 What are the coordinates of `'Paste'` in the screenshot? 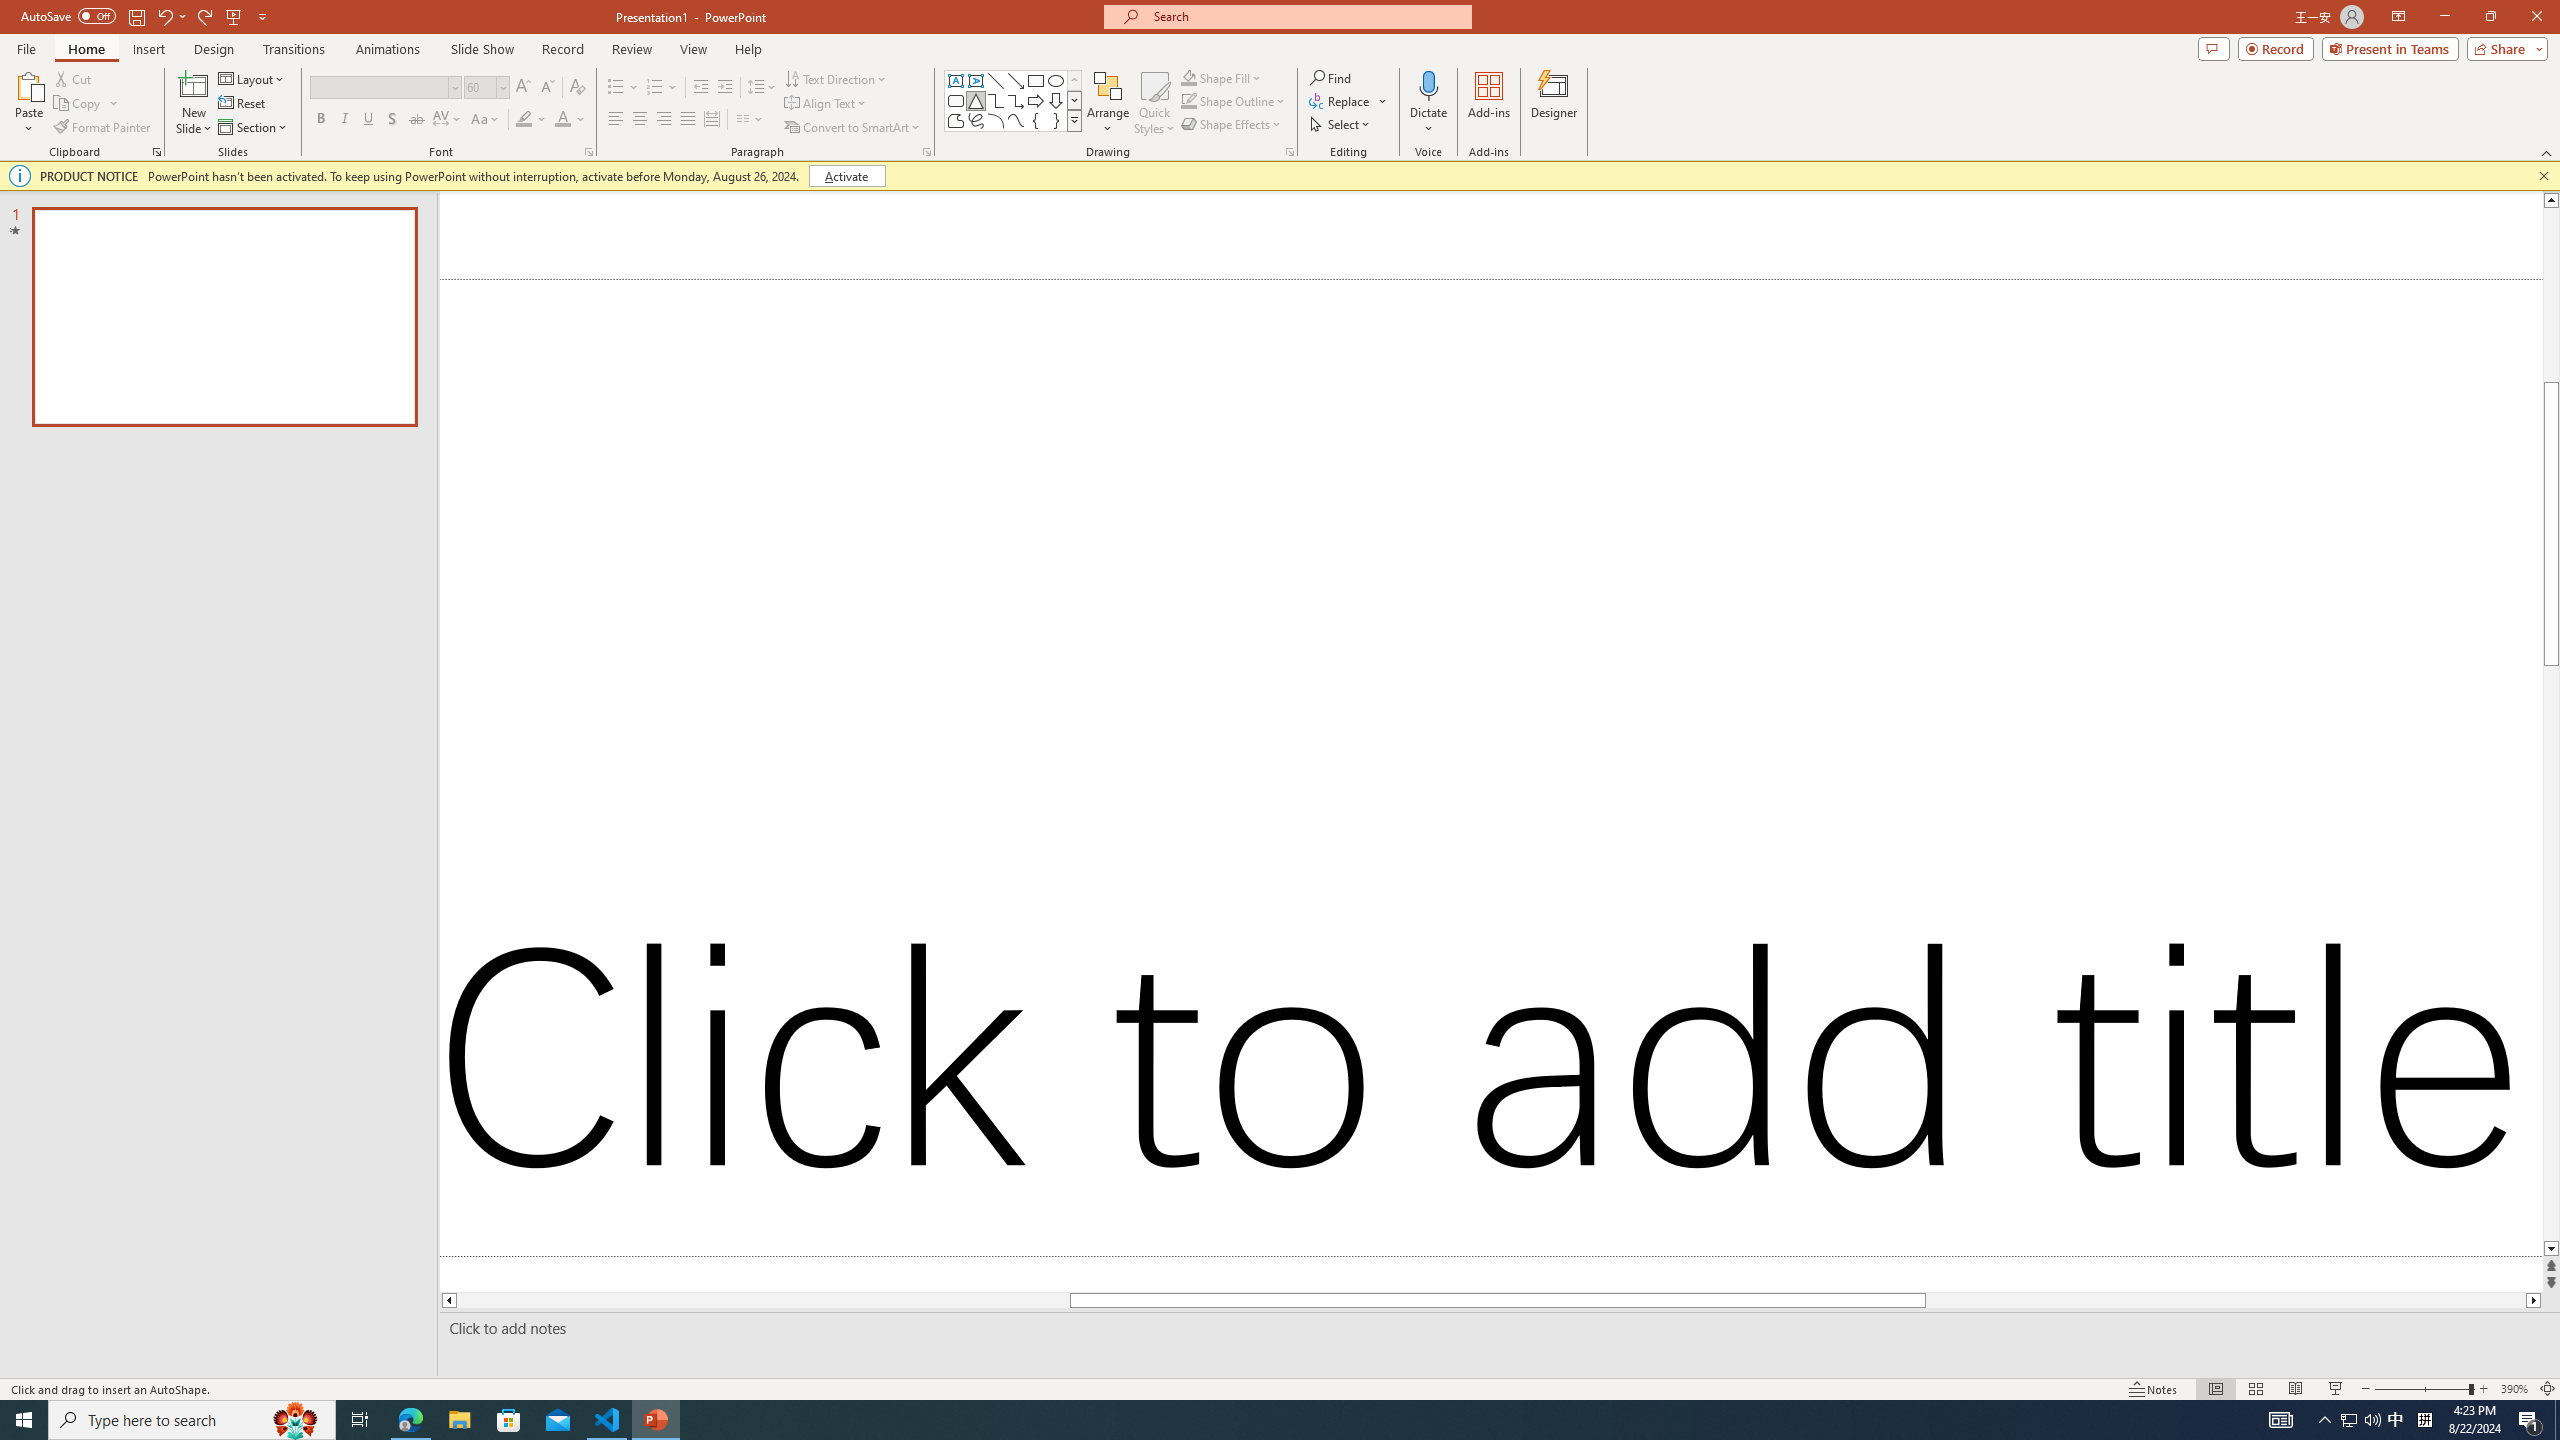 It's located at (28, 103).